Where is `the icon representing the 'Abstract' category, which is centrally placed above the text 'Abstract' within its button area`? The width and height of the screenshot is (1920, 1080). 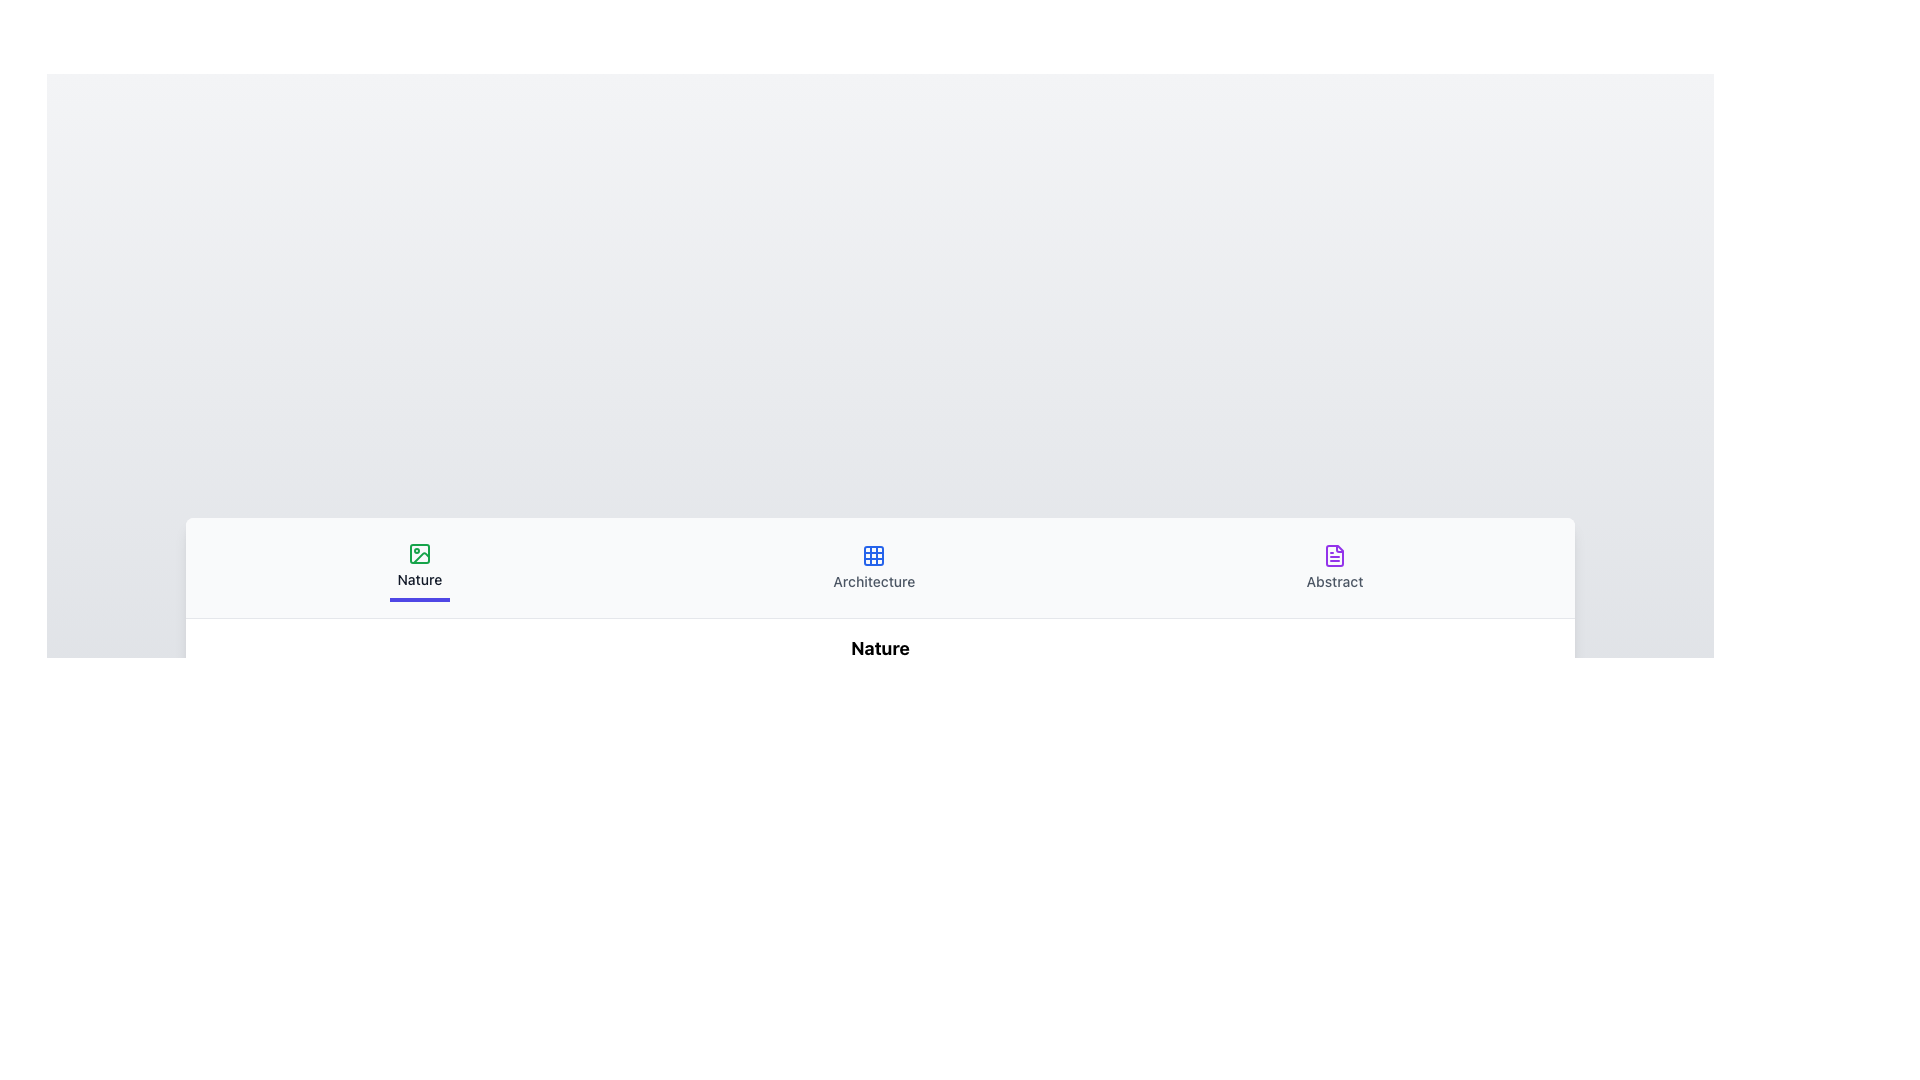 the icon representing the 'Abstract' category, which is centrally placed above the text 'Abstract' within its button area is located at coordinates (1334, 555).